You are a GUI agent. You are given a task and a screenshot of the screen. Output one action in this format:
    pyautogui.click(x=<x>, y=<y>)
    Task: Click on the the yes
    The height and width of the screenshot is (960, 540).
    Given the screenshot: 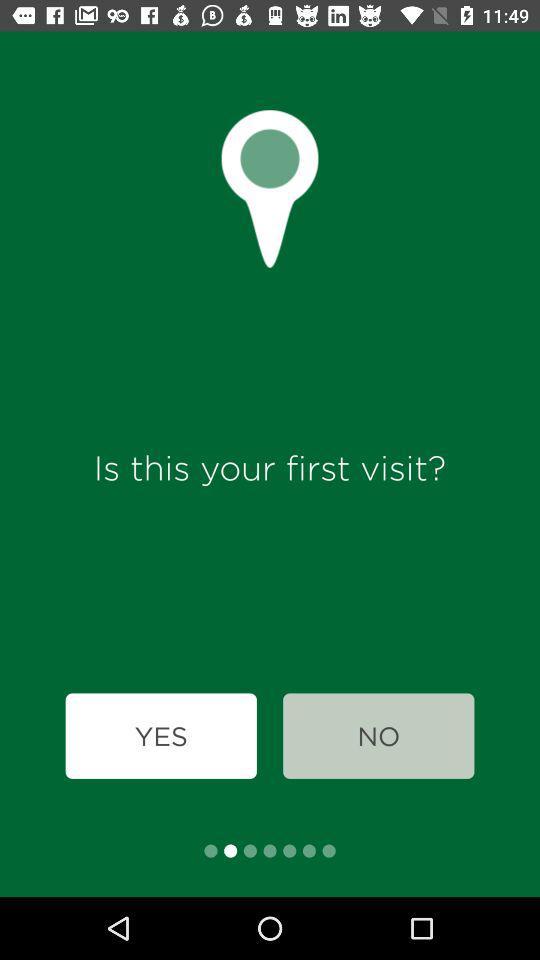 What is the action you would take?
    pyautogui.click(x=160, y=735)
    